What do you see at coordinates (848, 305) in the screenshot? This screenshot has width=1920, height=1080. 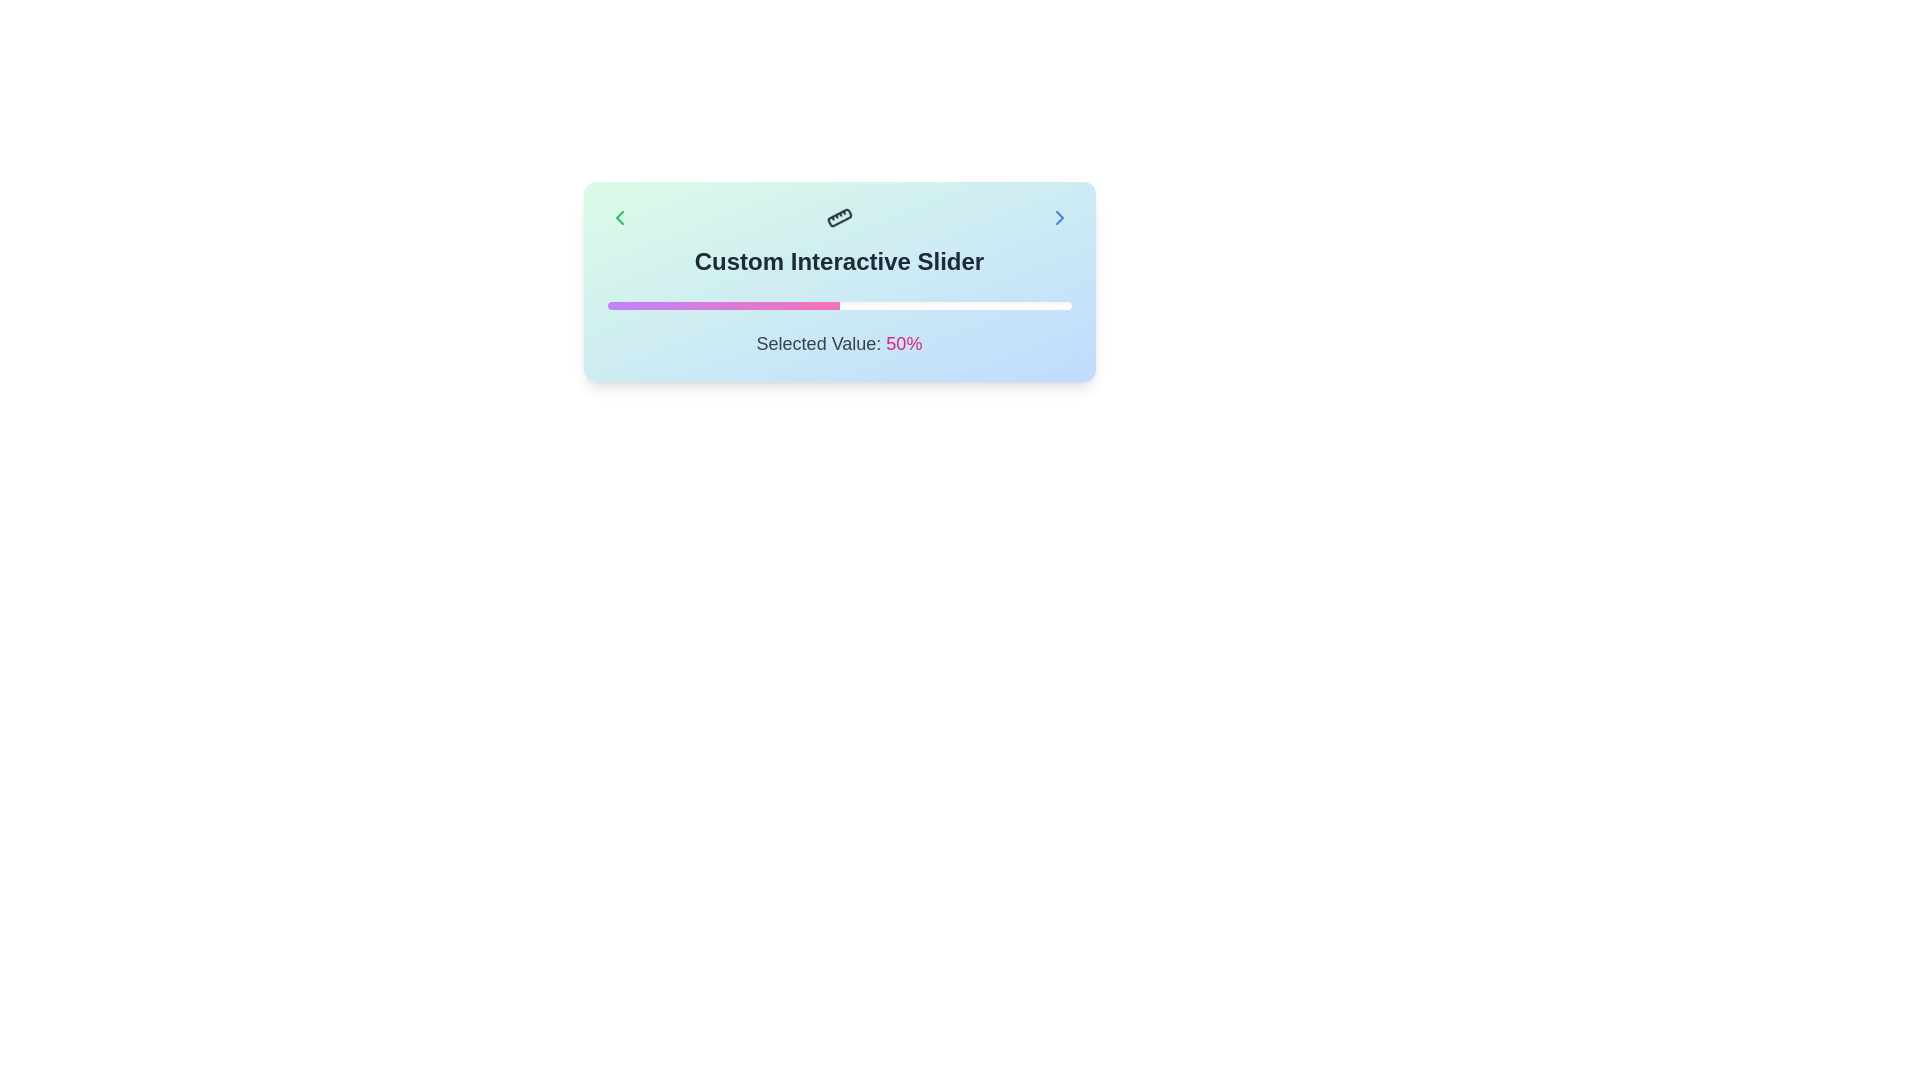 I see `the slider value` at bounding box center [848, 305].